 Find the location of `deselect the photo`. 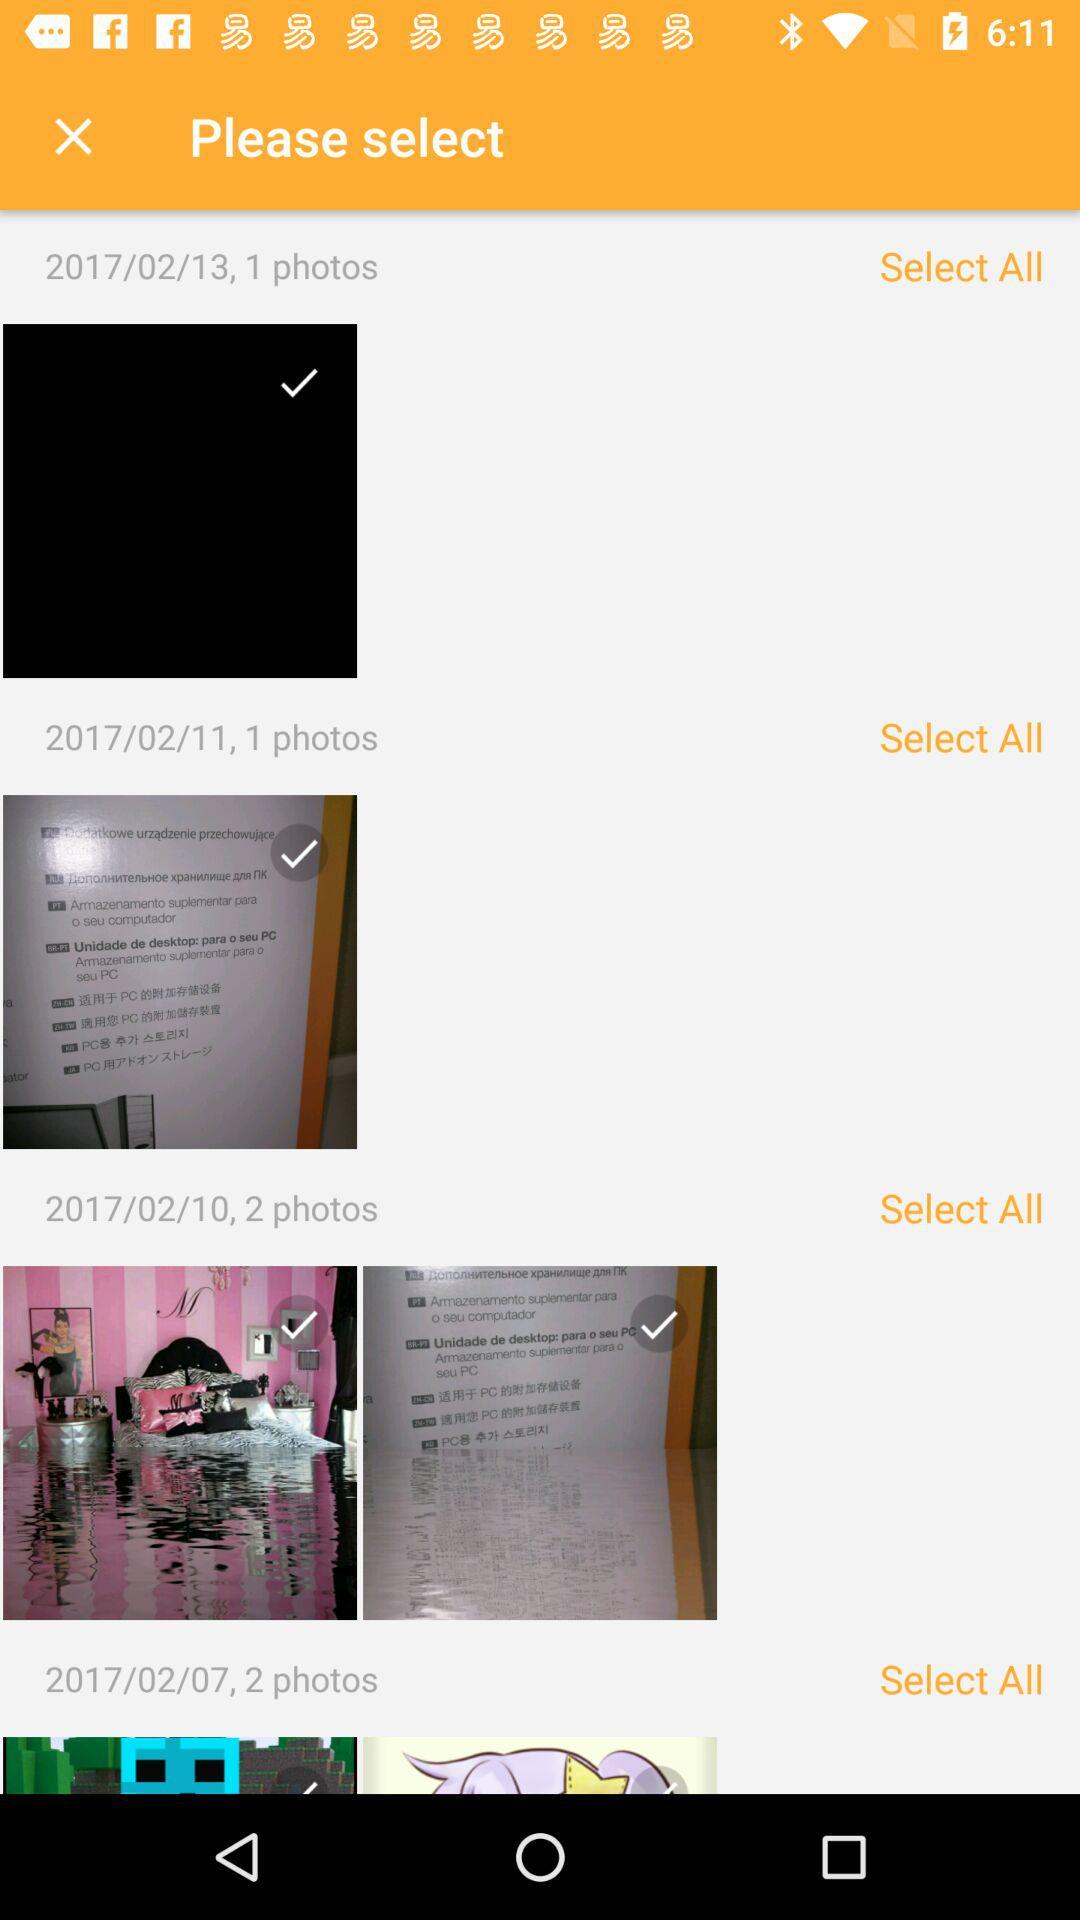

deselect the photo is located at coordinates (180, 1443).